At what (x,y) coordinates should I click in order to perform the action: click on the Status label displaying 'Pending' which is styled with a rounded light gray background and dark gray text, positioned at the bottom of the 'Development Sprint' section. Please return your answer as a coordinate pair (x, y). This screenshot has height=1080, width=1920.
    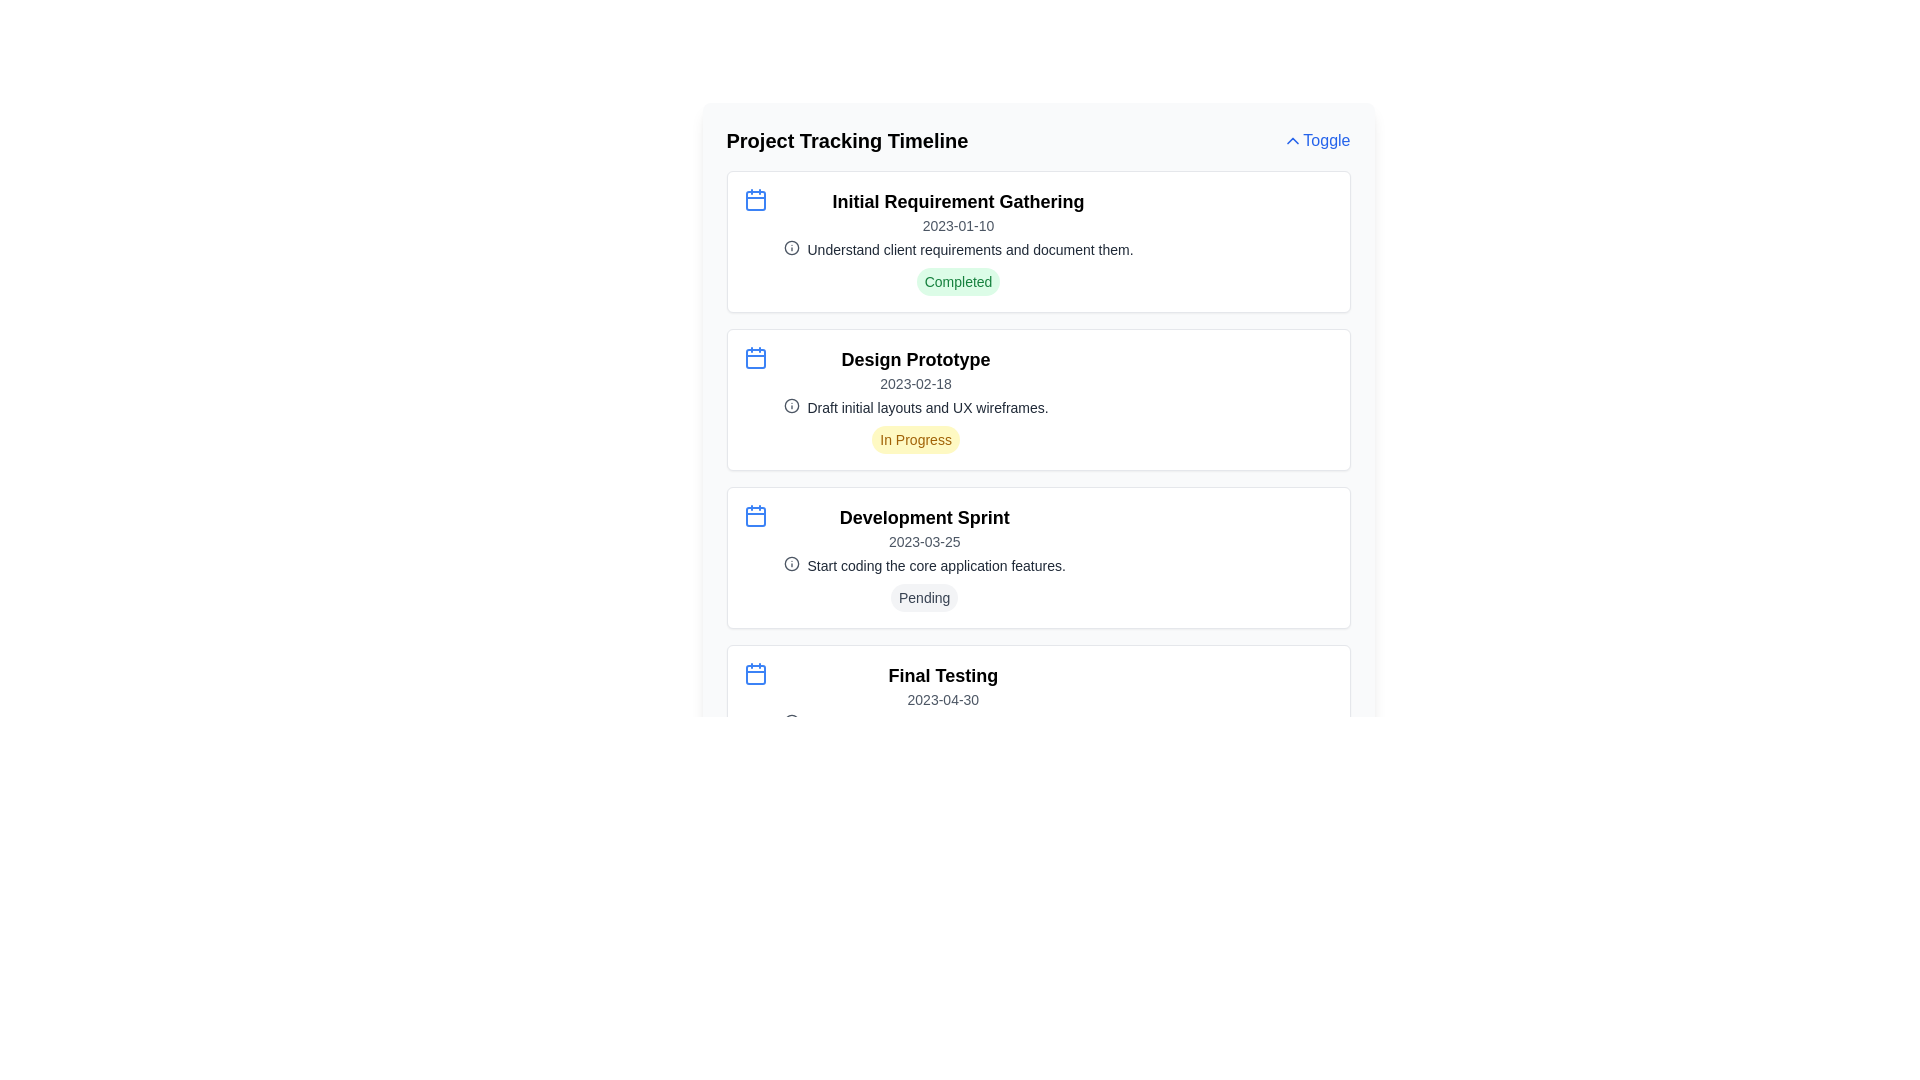
    Looking at the image, I should click on (923, 596).